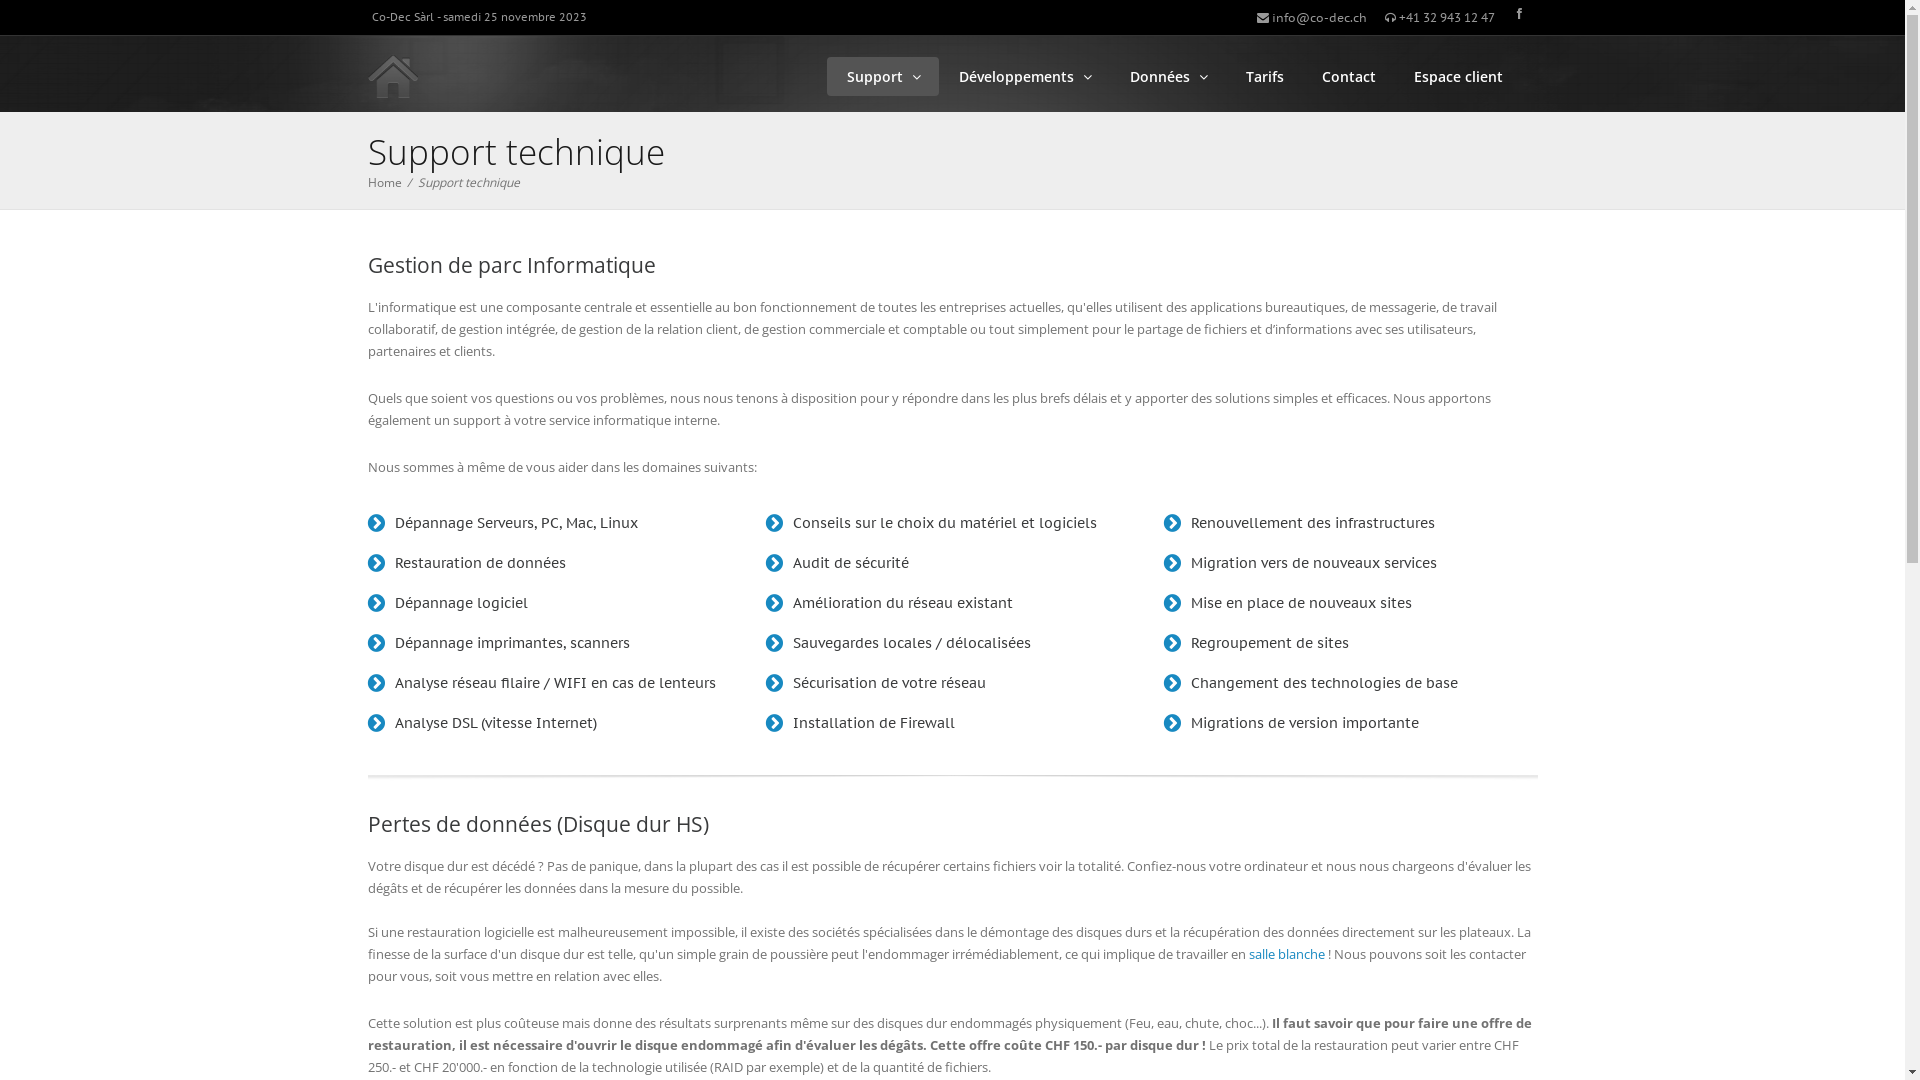  What do you see at coordinates (384, 182) in the screenshot?
I see `'Home'` at bounding box center [384, 182].